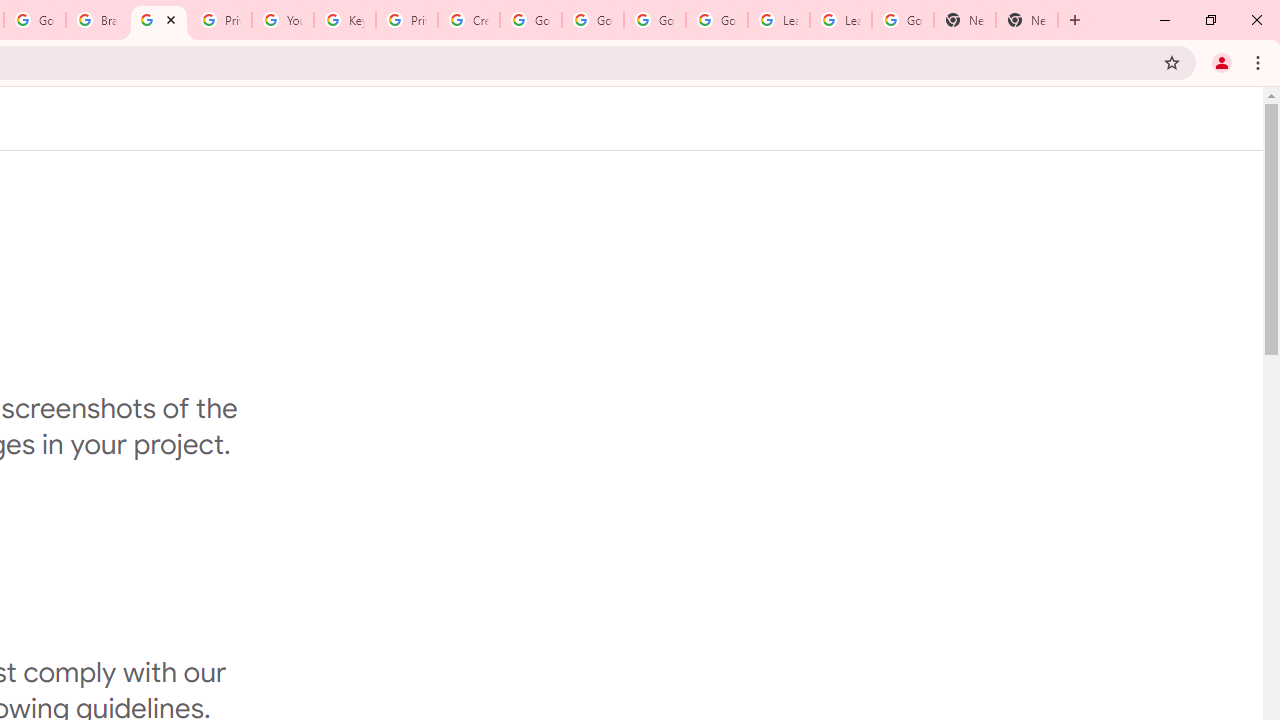  I want to click on 'Brand Resource Center', so click(96, 20).